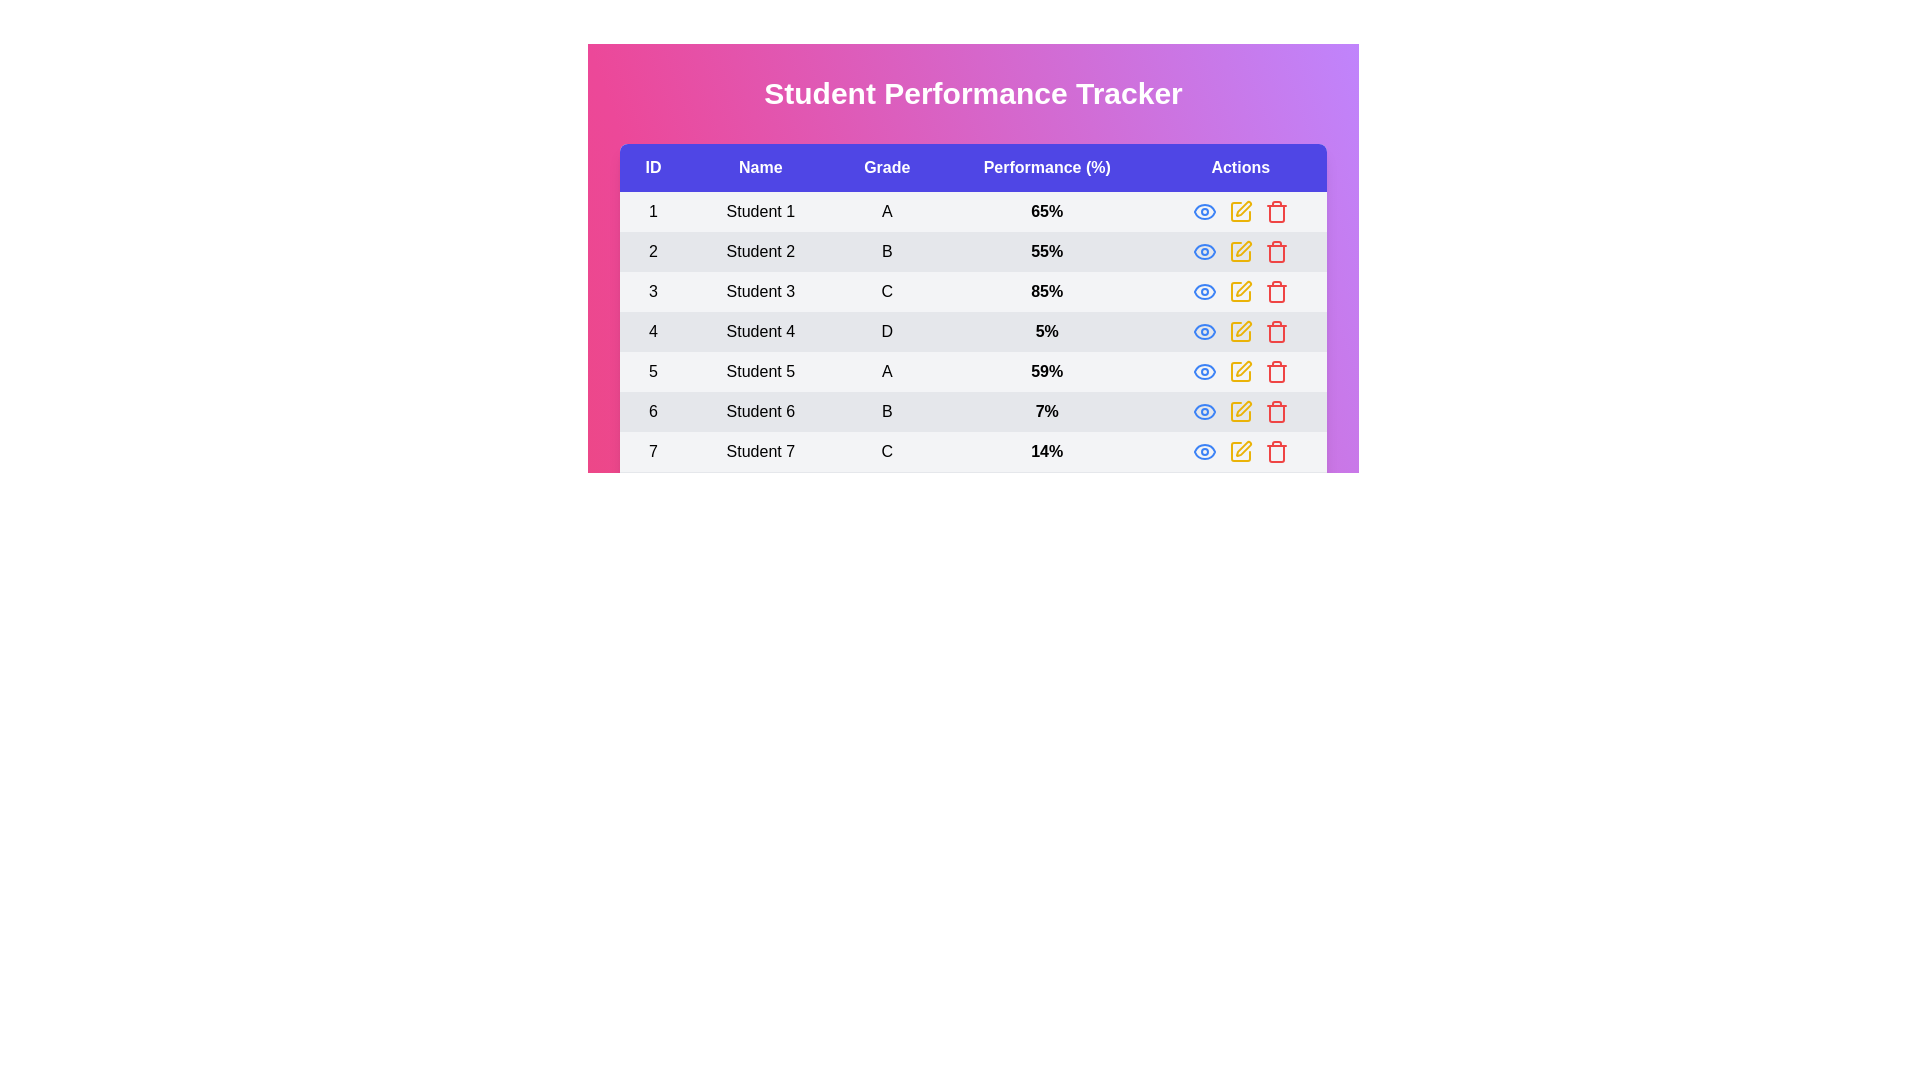 This screenshot has height=1080, width=1920. What do you see at coordinates (886, 167) in the screenshot?
I see `the column header Grade to sort the rows by that column` at bounding box center [886, 167].